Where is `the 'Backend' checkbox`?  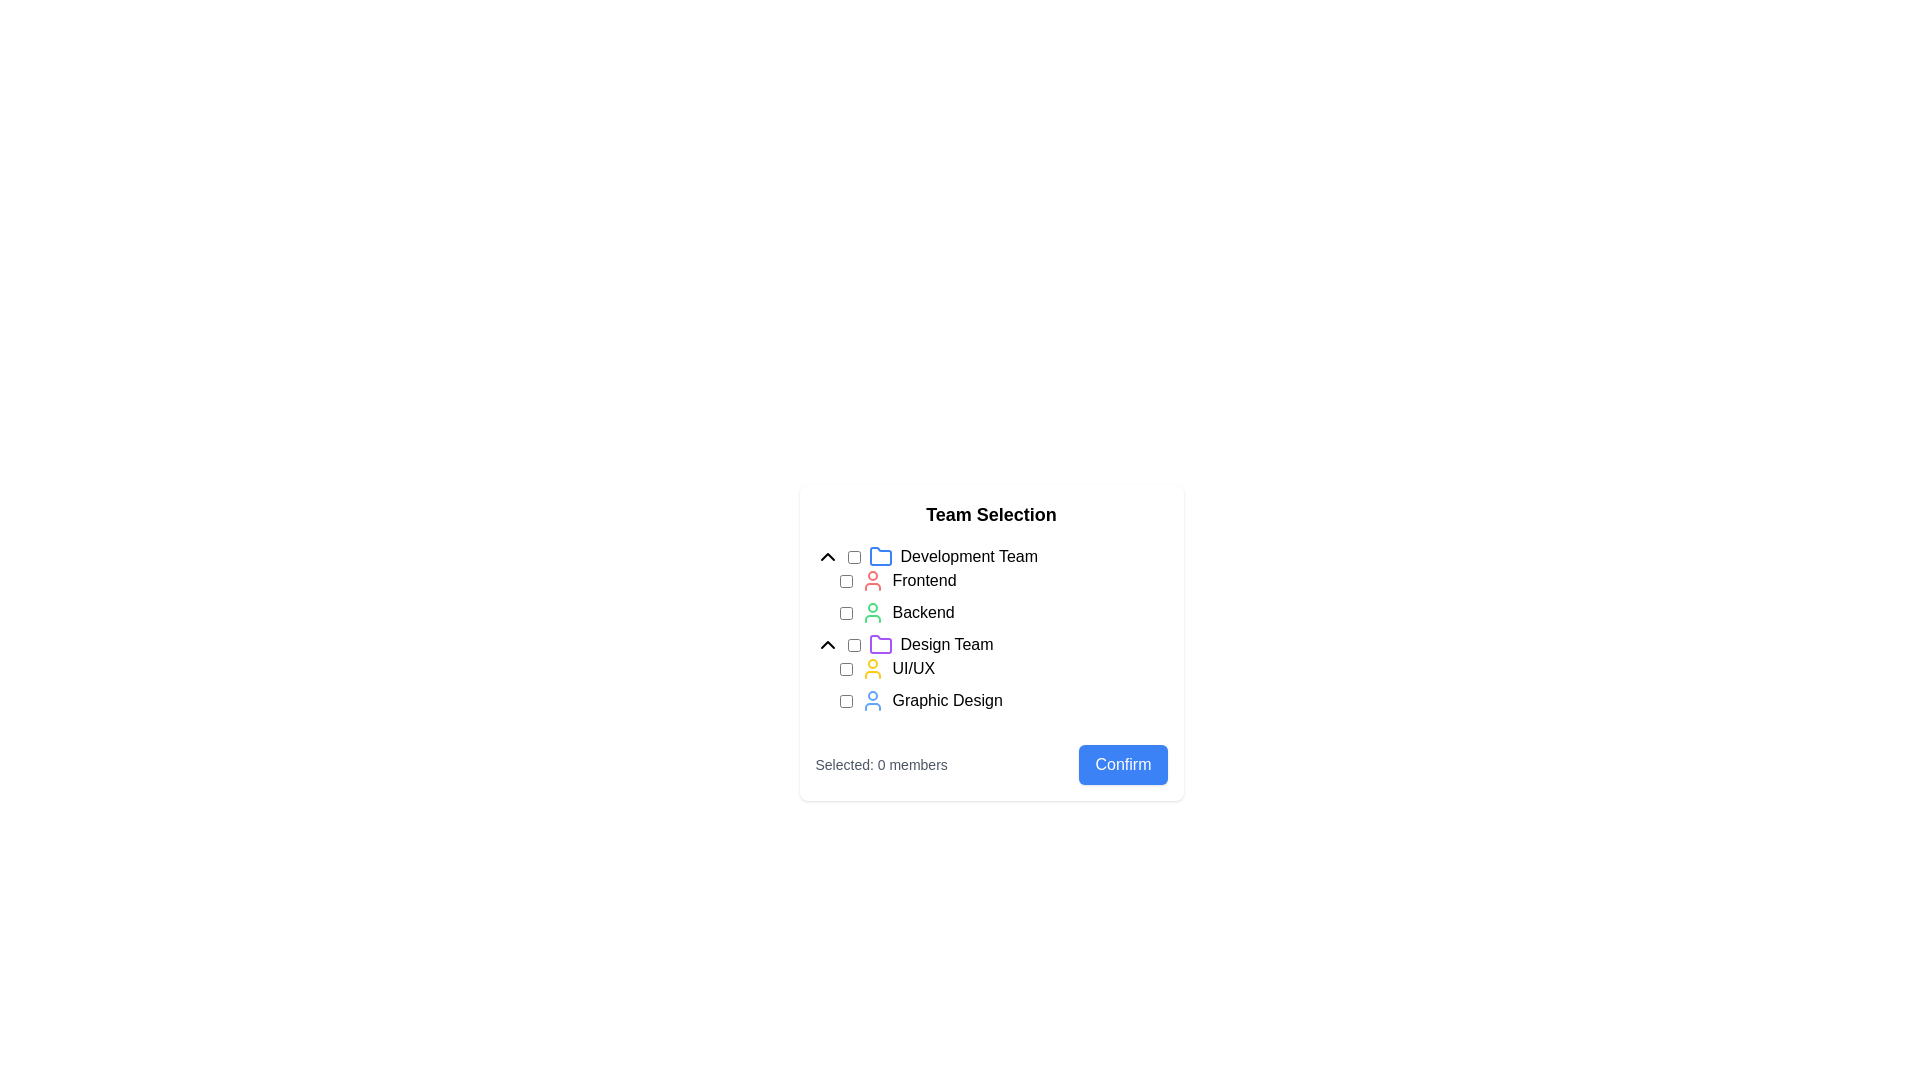
the 'Backend' checkbox is located at coordinates (845, 612).